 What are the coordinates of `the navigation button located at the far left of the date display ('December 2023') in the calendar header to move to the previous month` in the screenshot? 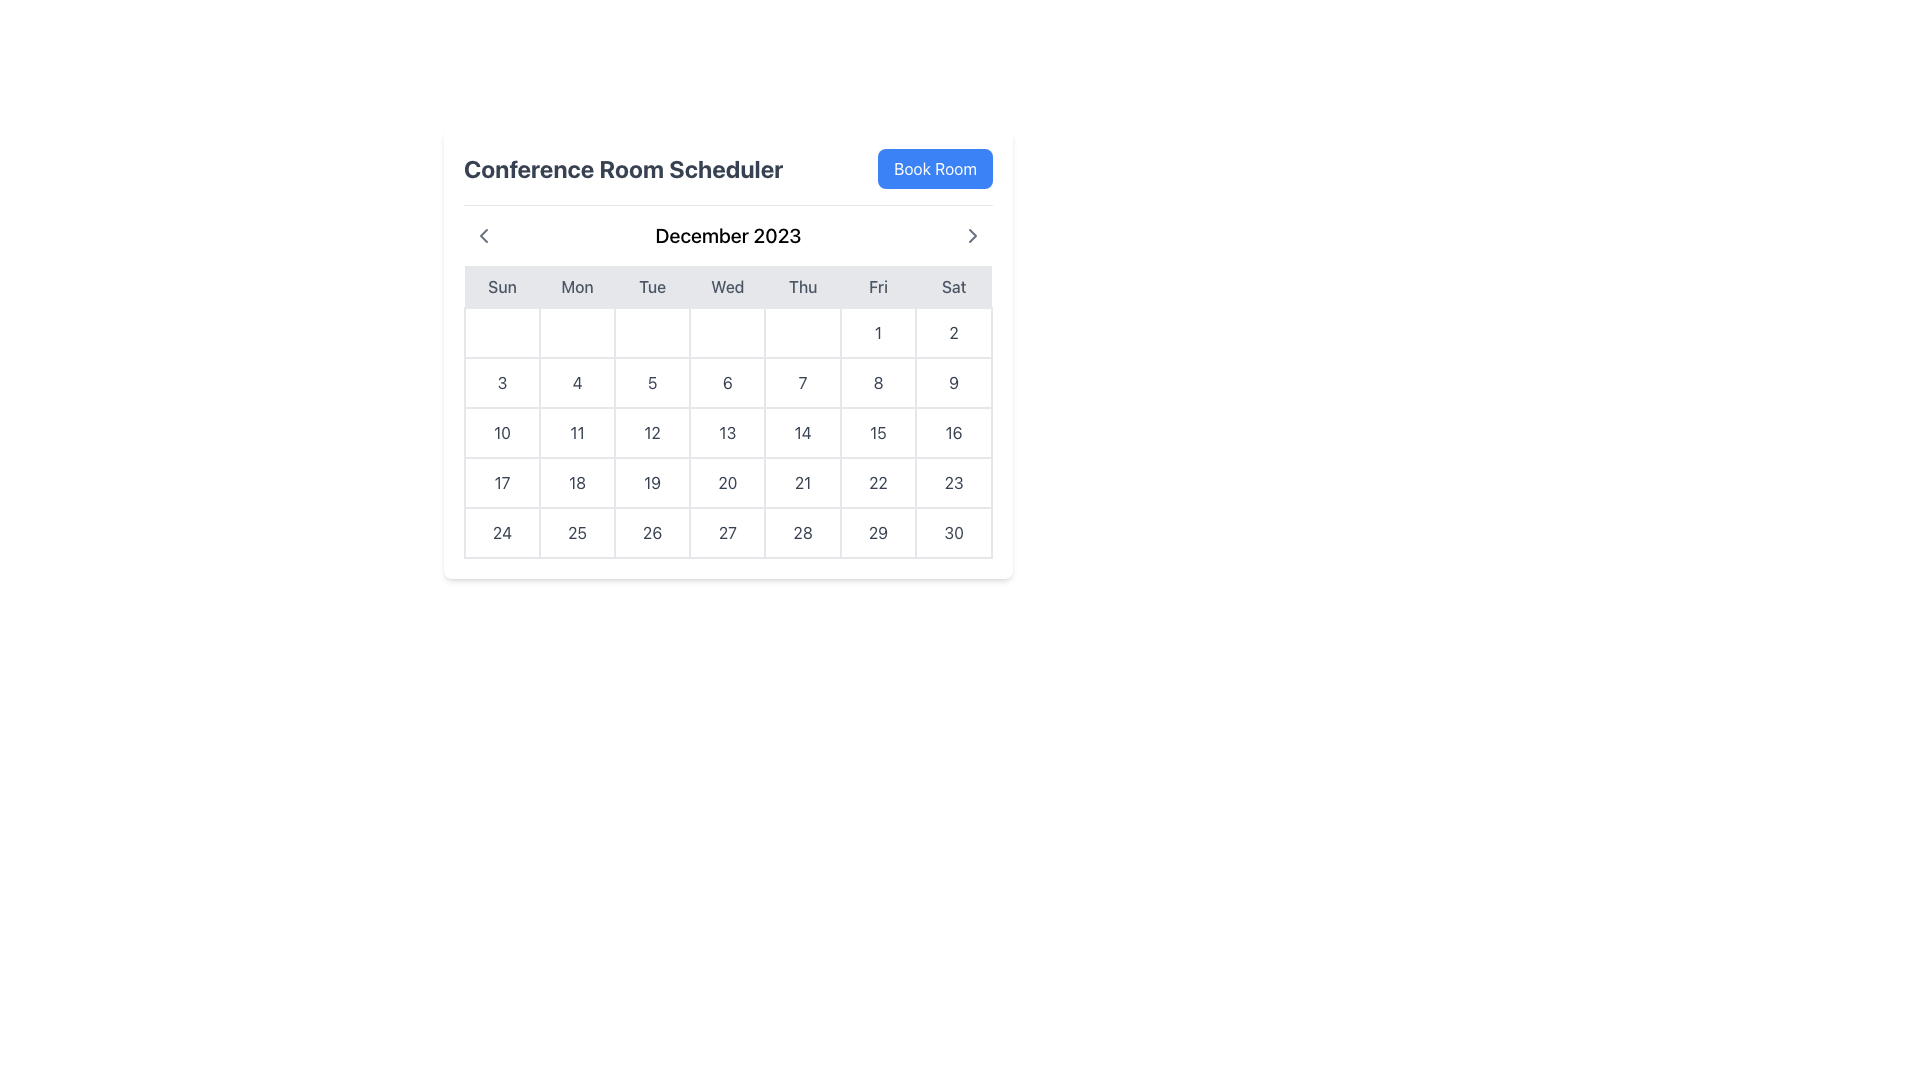 It's located at (484, 234).